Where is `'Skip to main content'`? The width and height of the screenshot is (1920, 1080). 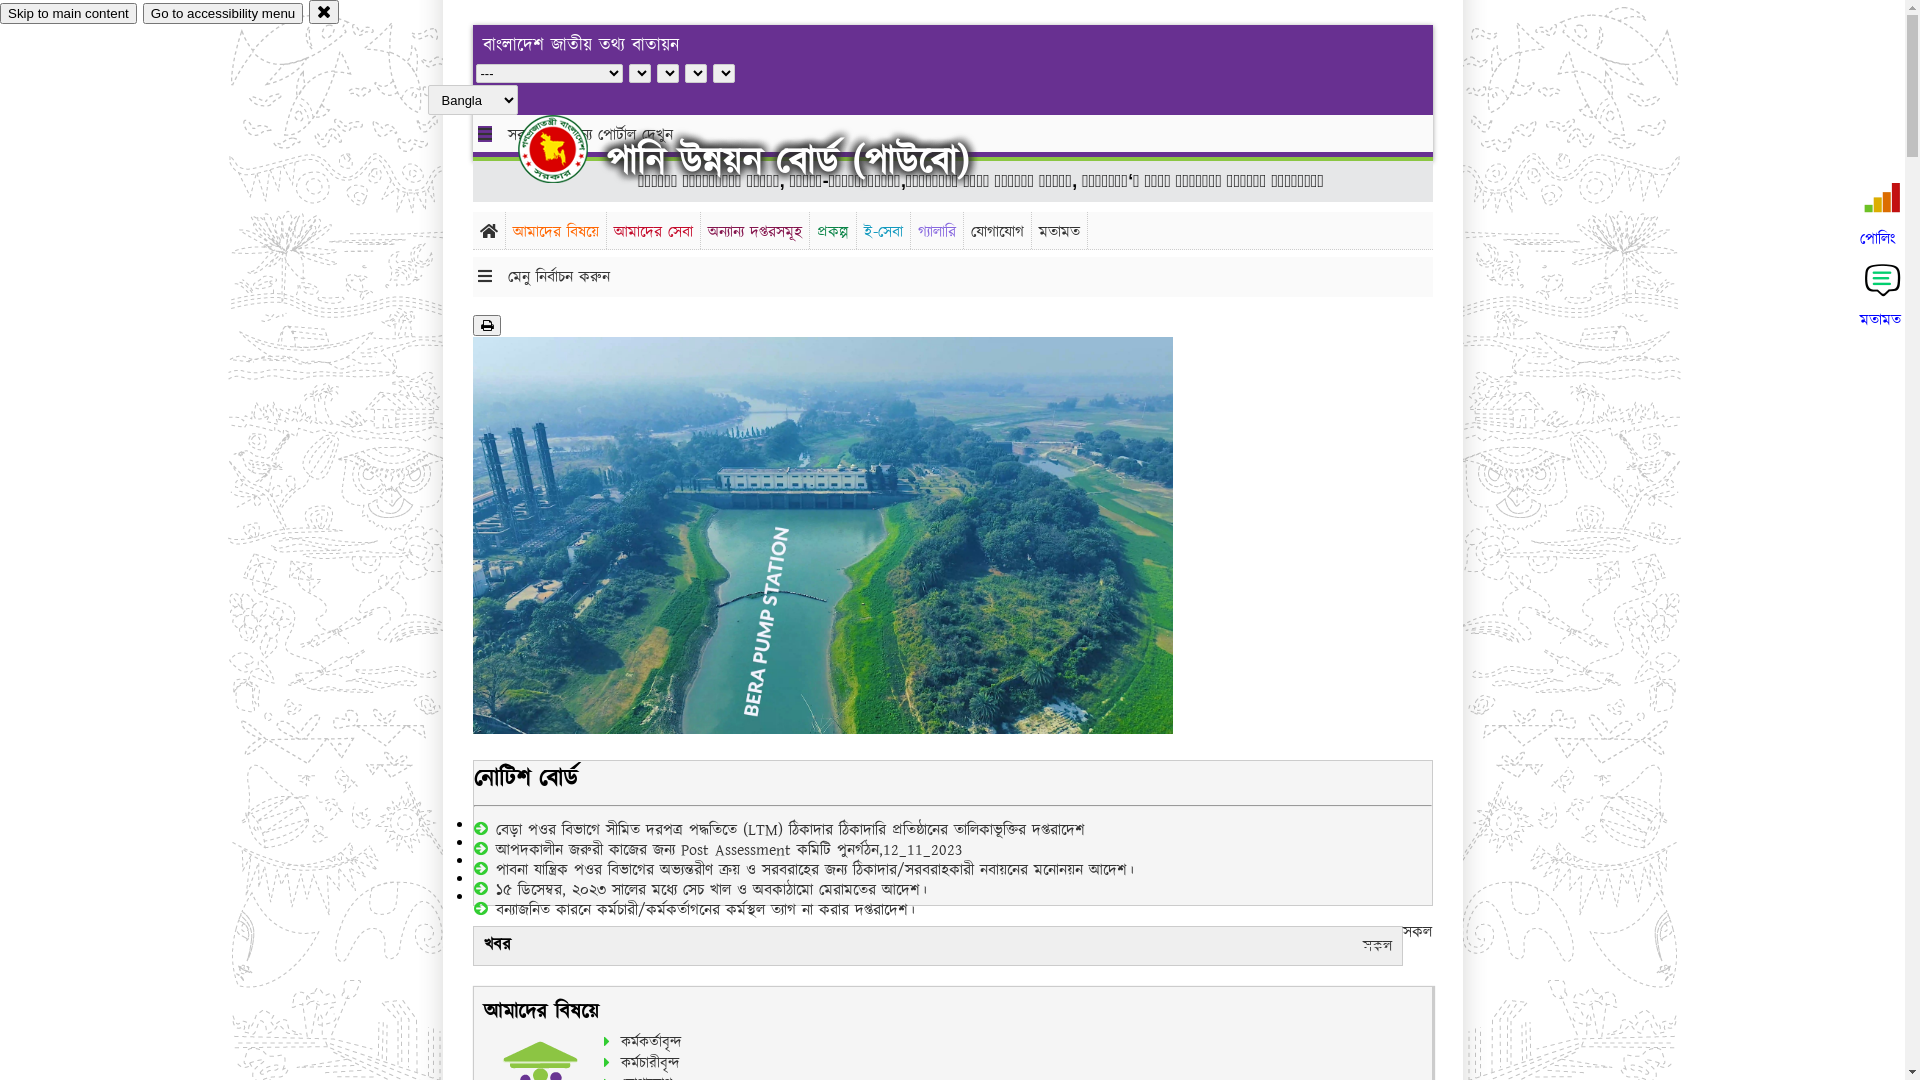
'Skip to main content' is located at coordinates (68, 13).